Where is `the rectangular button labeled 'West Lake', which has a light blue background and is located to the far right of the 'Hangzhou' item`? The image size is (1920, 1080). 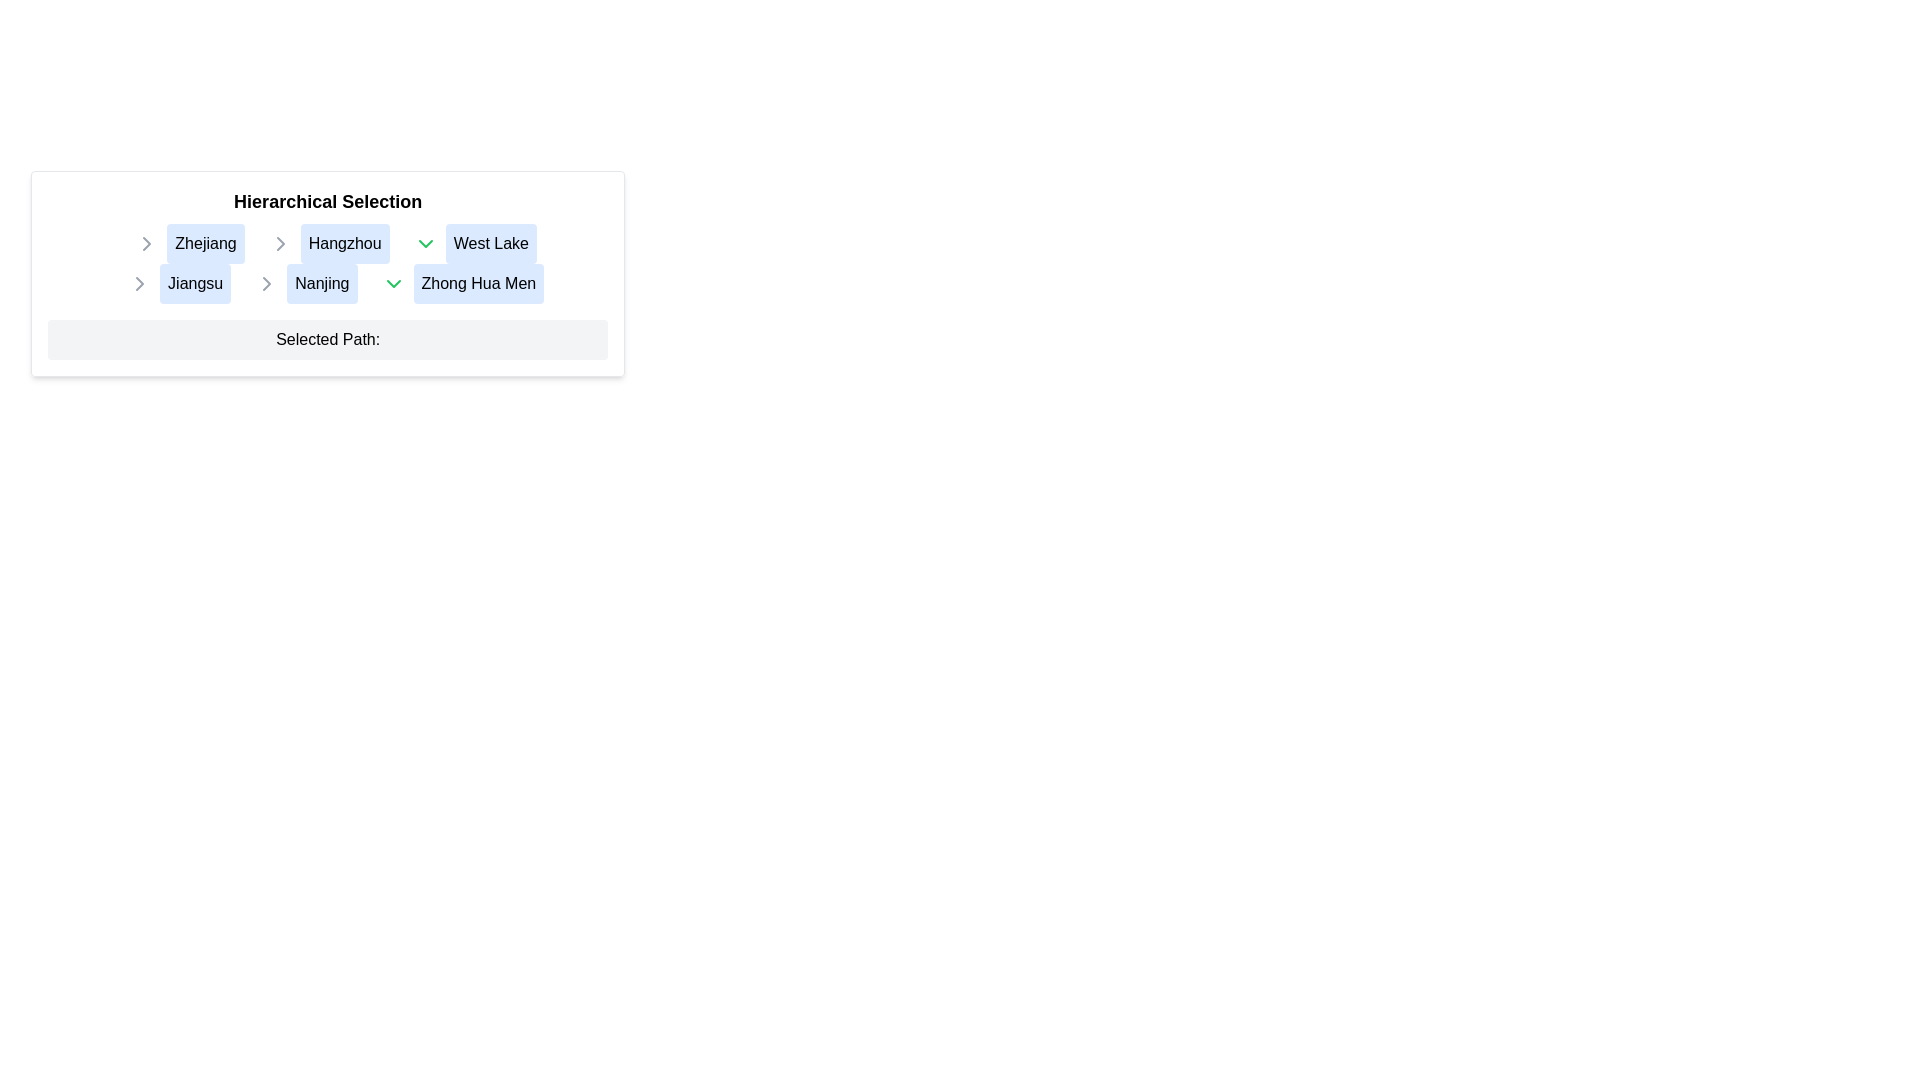
the rectangular button labeled 'West Lake', which has a light blue background and is located to the far right of the 'Hangzhou' item is located at coordinates (490, 242).